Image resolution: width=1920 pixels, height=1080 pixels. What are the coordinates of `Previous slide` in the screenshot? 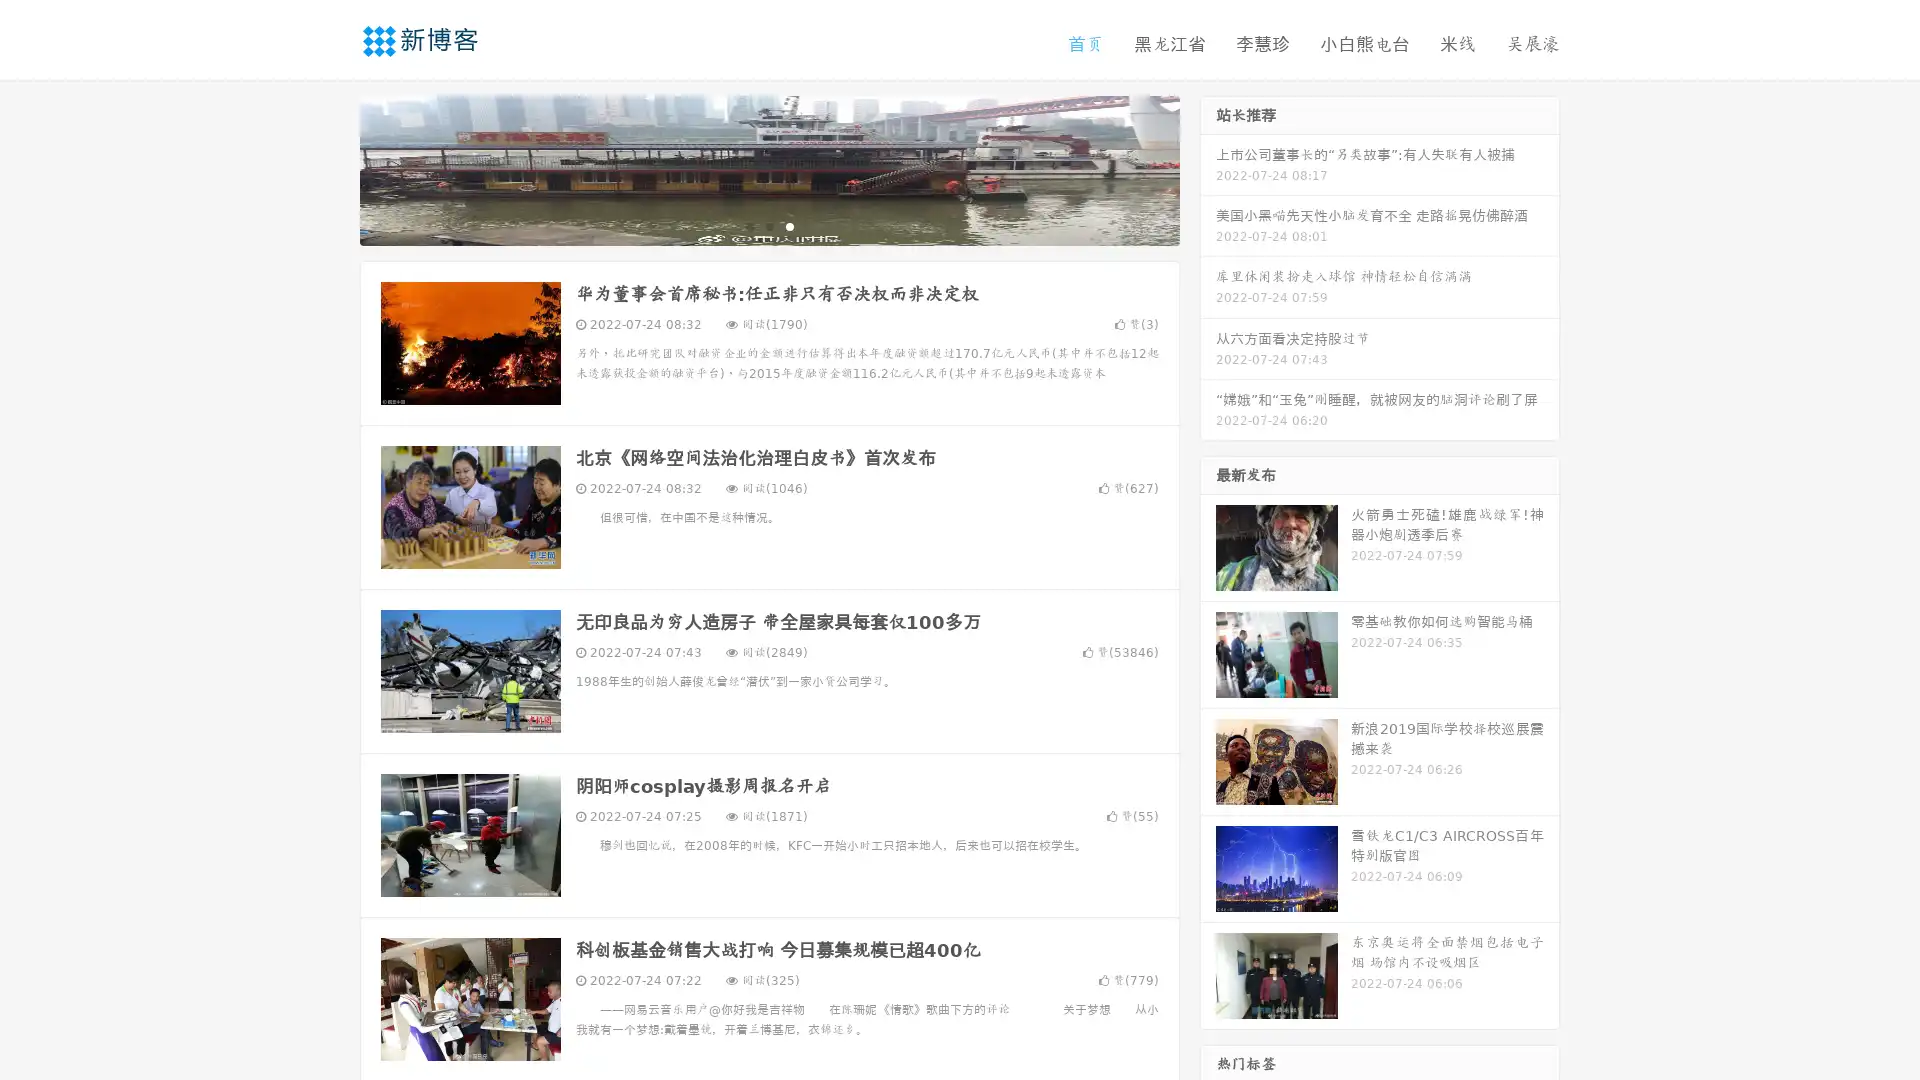 It's located at (330, 168).